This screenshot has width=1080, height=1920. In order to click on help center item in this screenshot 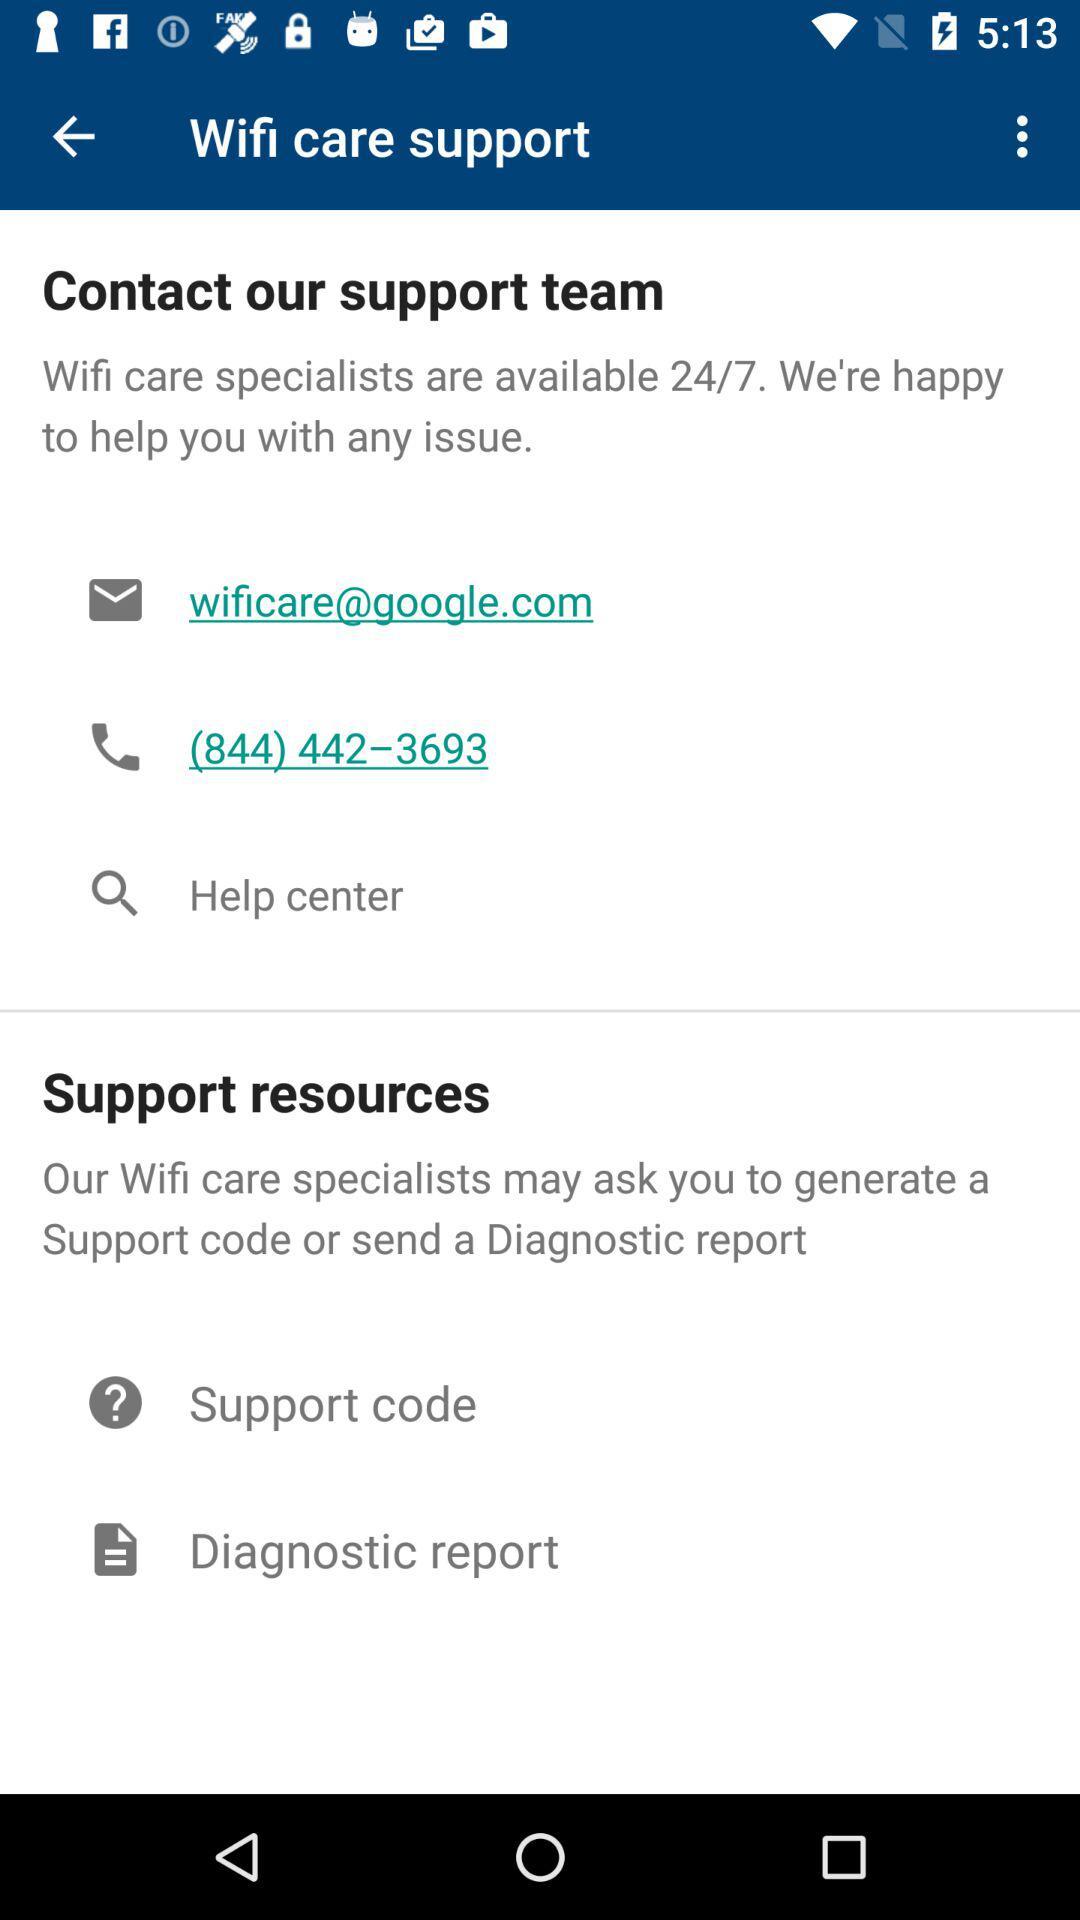, I will do `click(591, 892)`.